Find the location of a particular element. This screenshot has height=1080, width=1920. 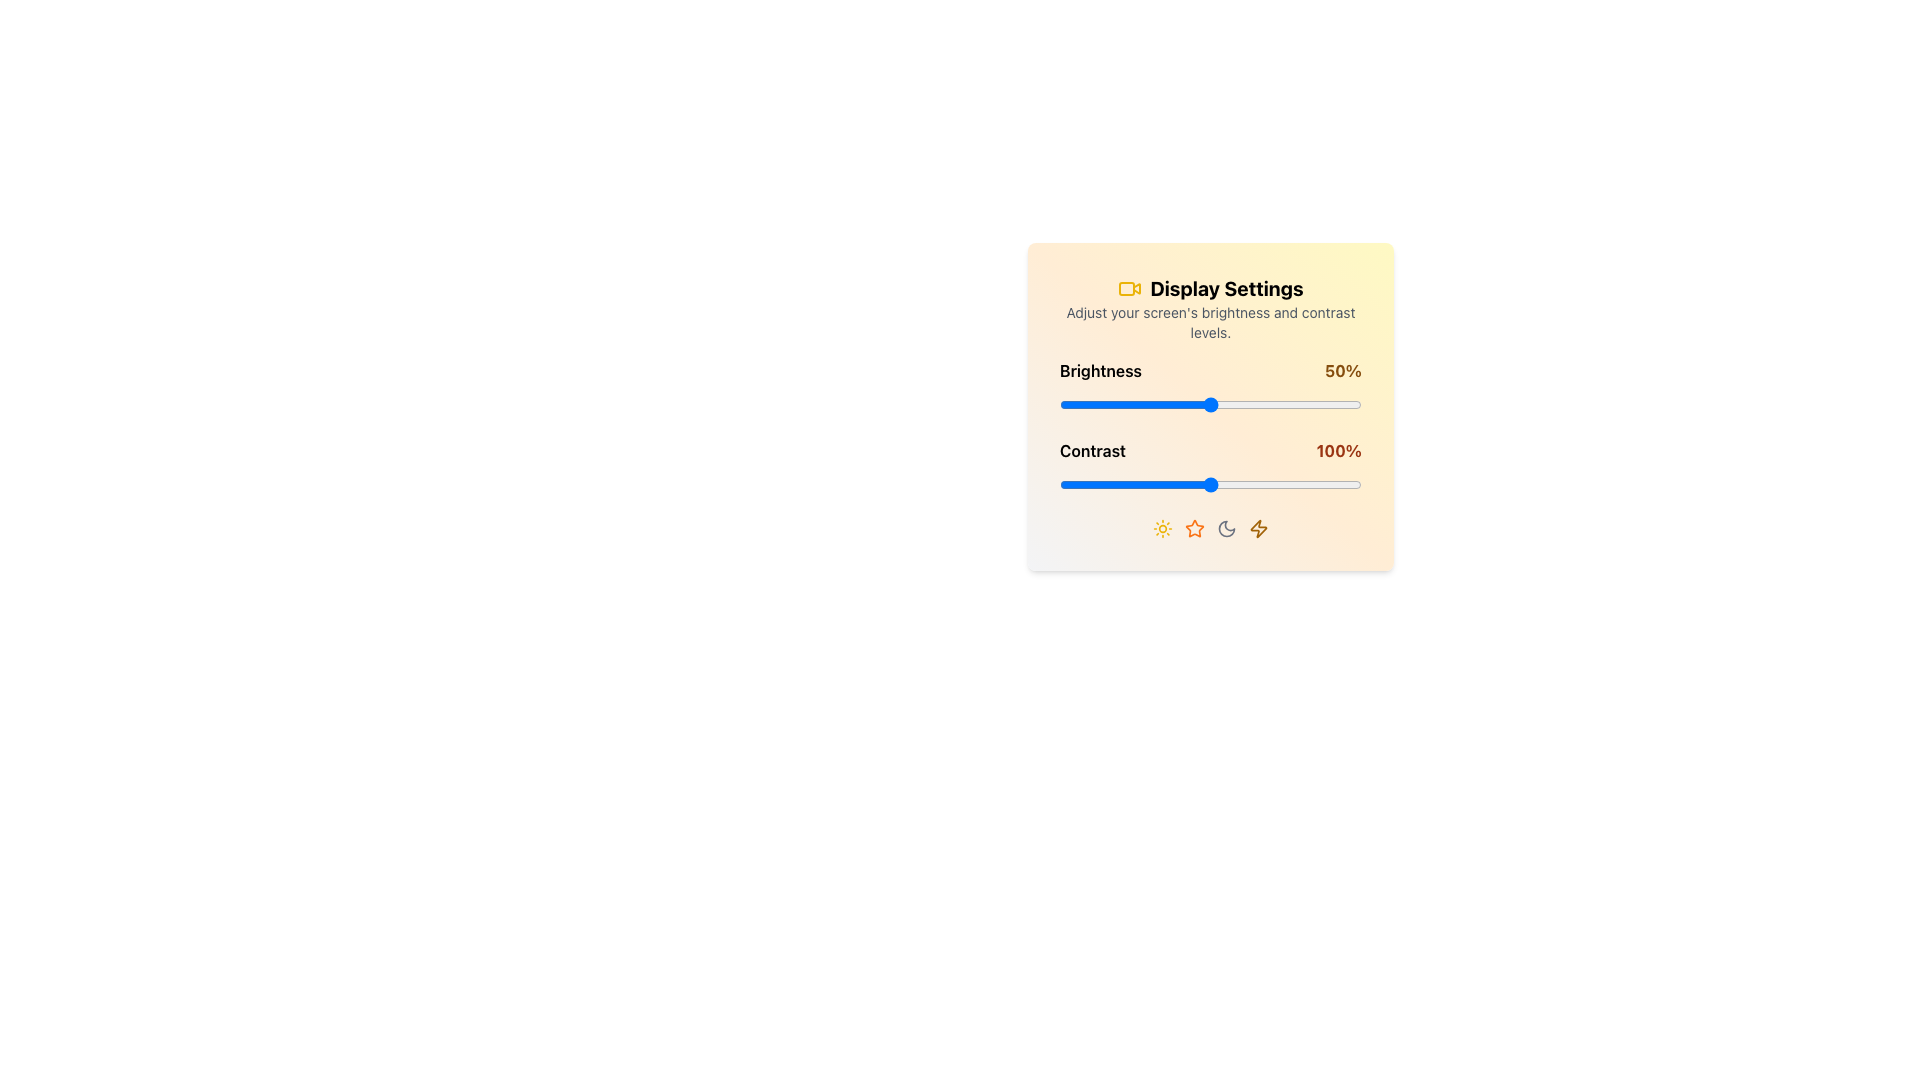

contrast is located at coordinates (1346, 485).